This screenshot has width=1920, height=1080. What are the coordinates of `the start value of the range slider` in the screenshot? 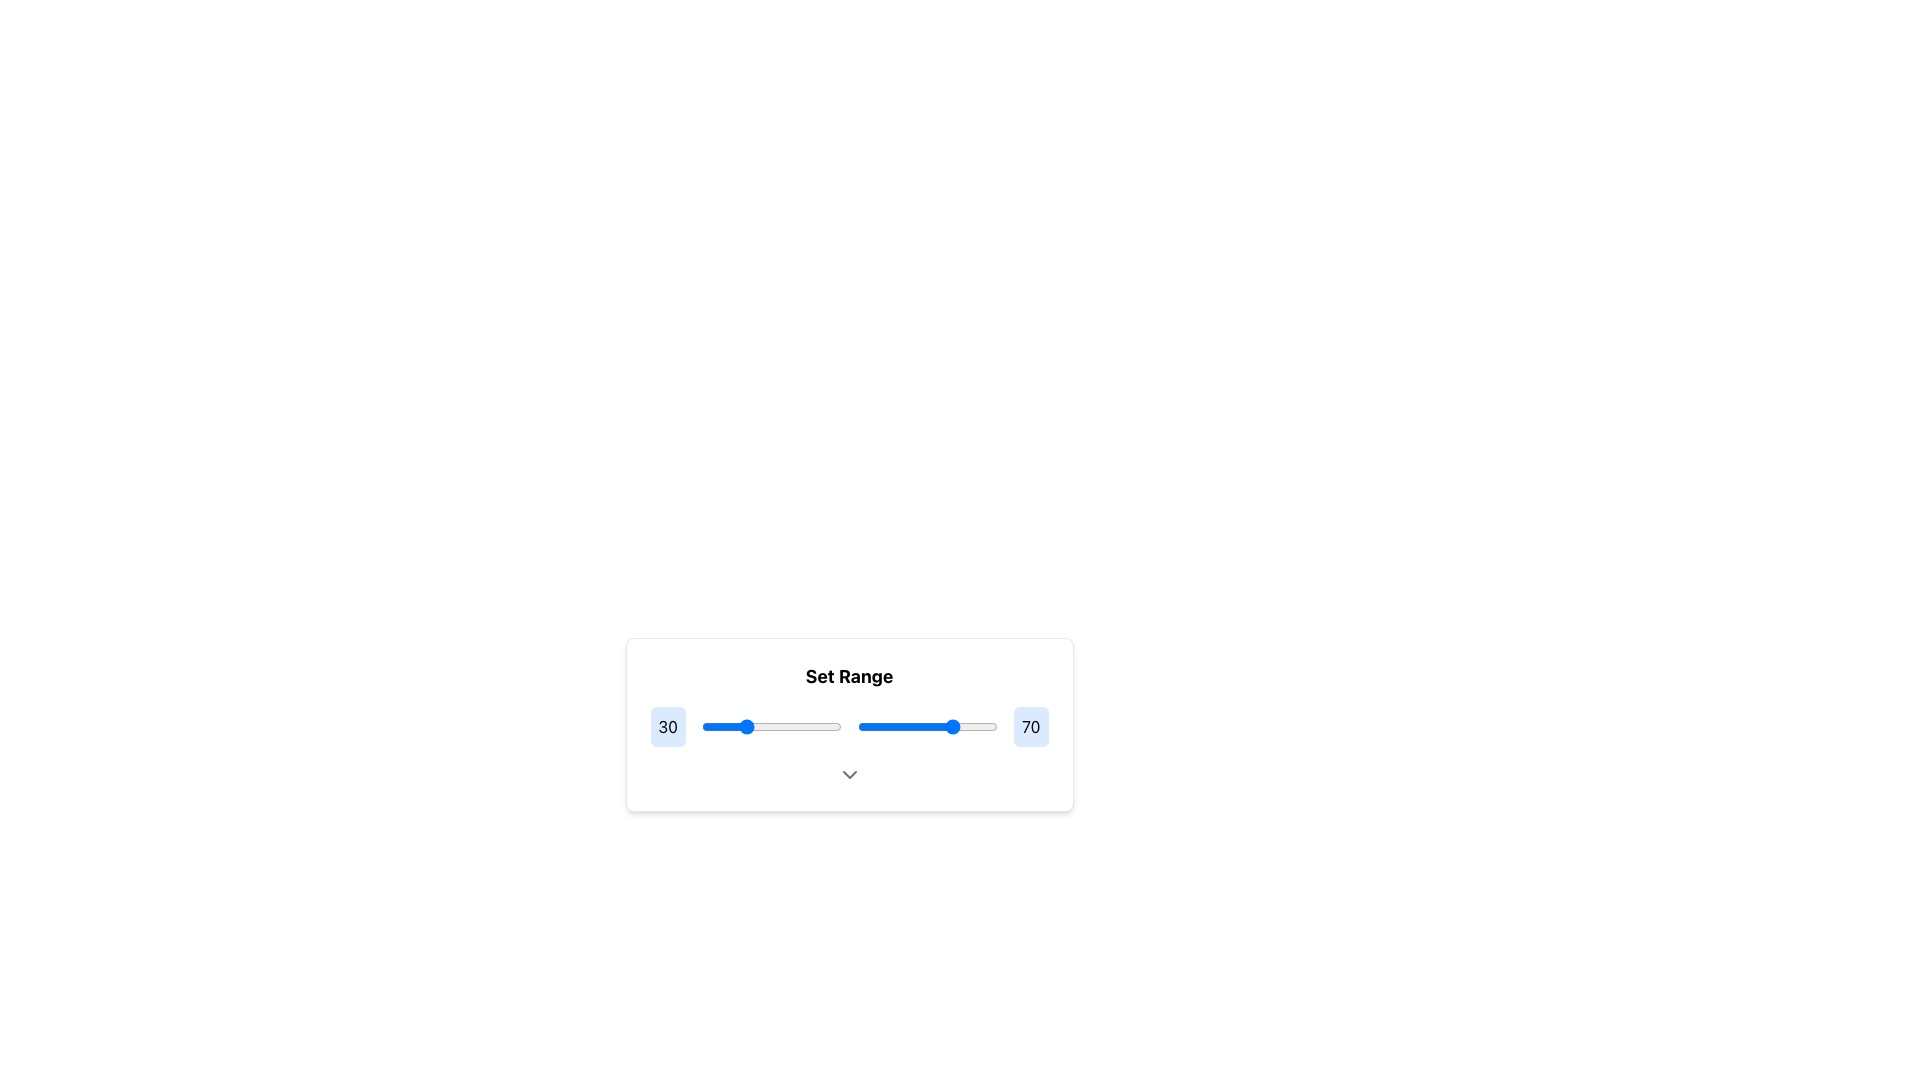 It's located at (711, 726).